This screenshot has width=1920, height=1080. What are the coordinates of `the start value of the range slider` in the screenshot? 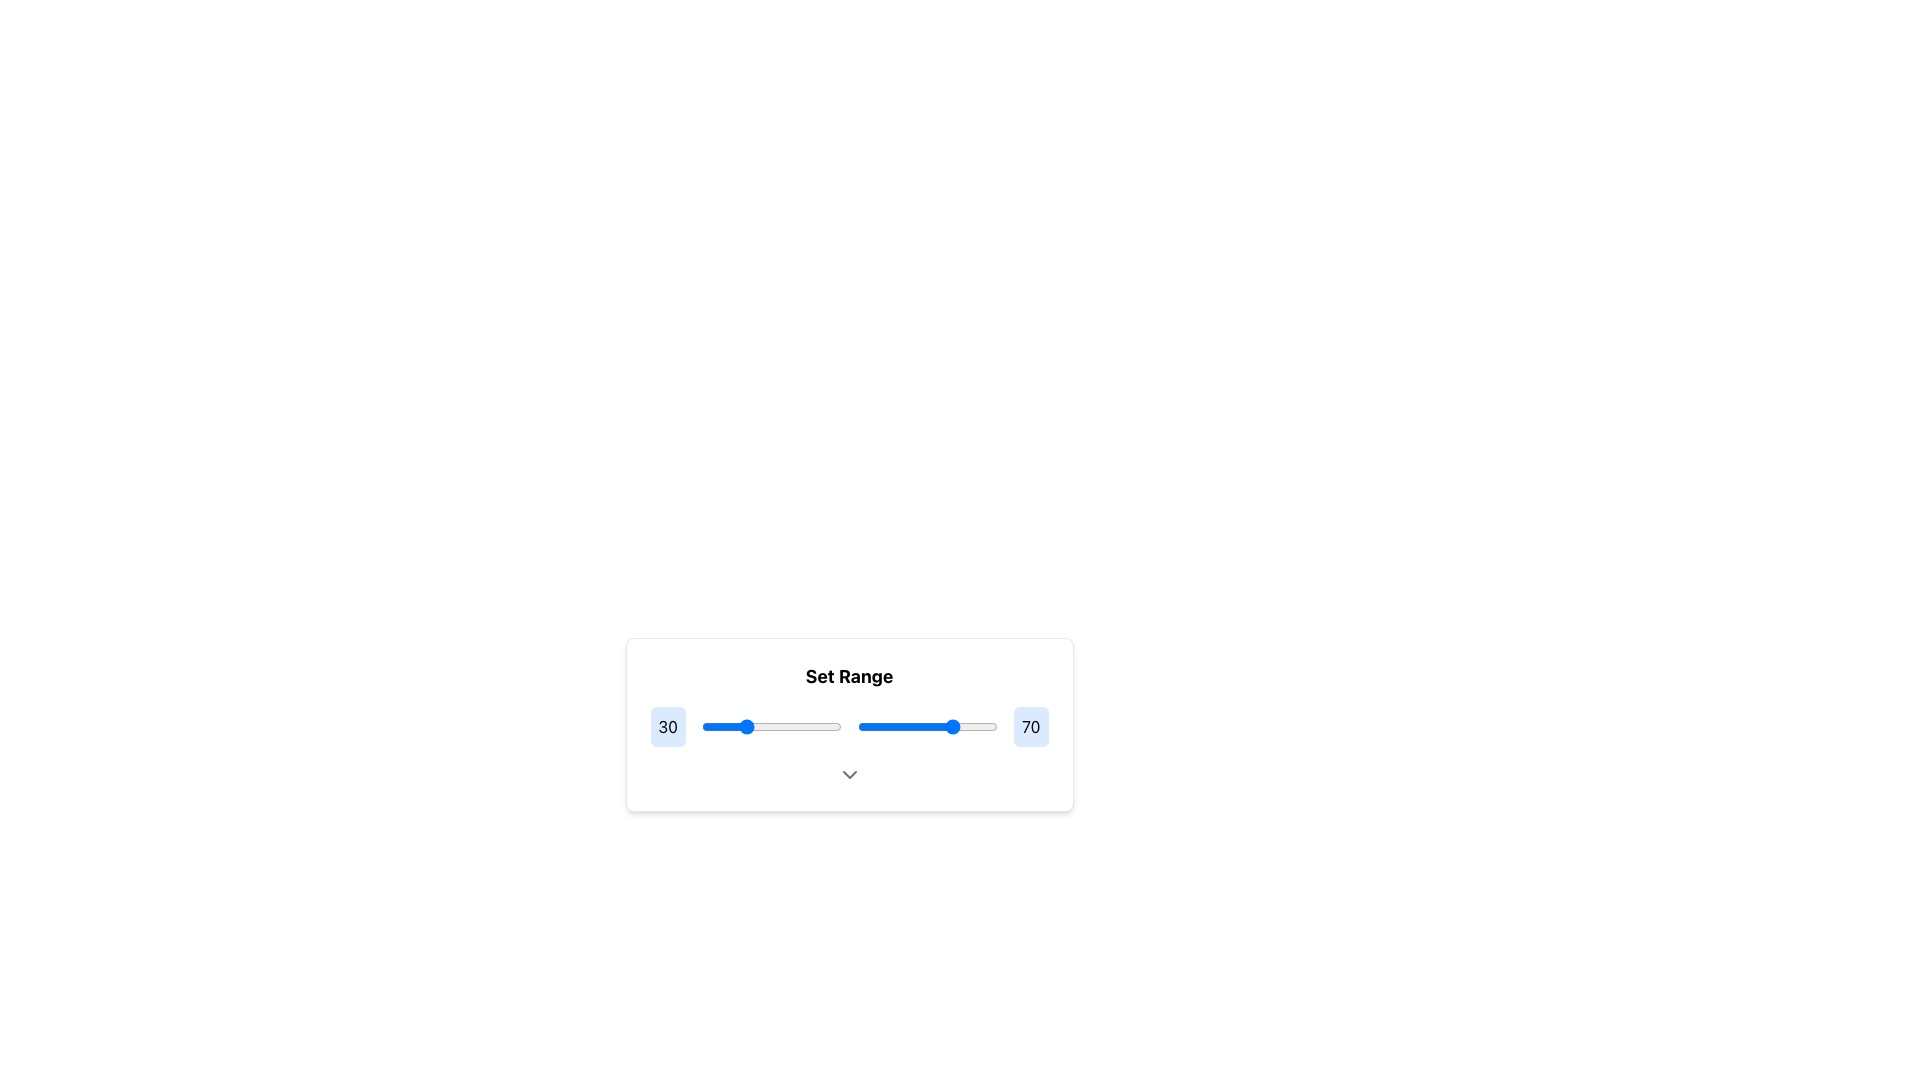 It's located at (711, 726).